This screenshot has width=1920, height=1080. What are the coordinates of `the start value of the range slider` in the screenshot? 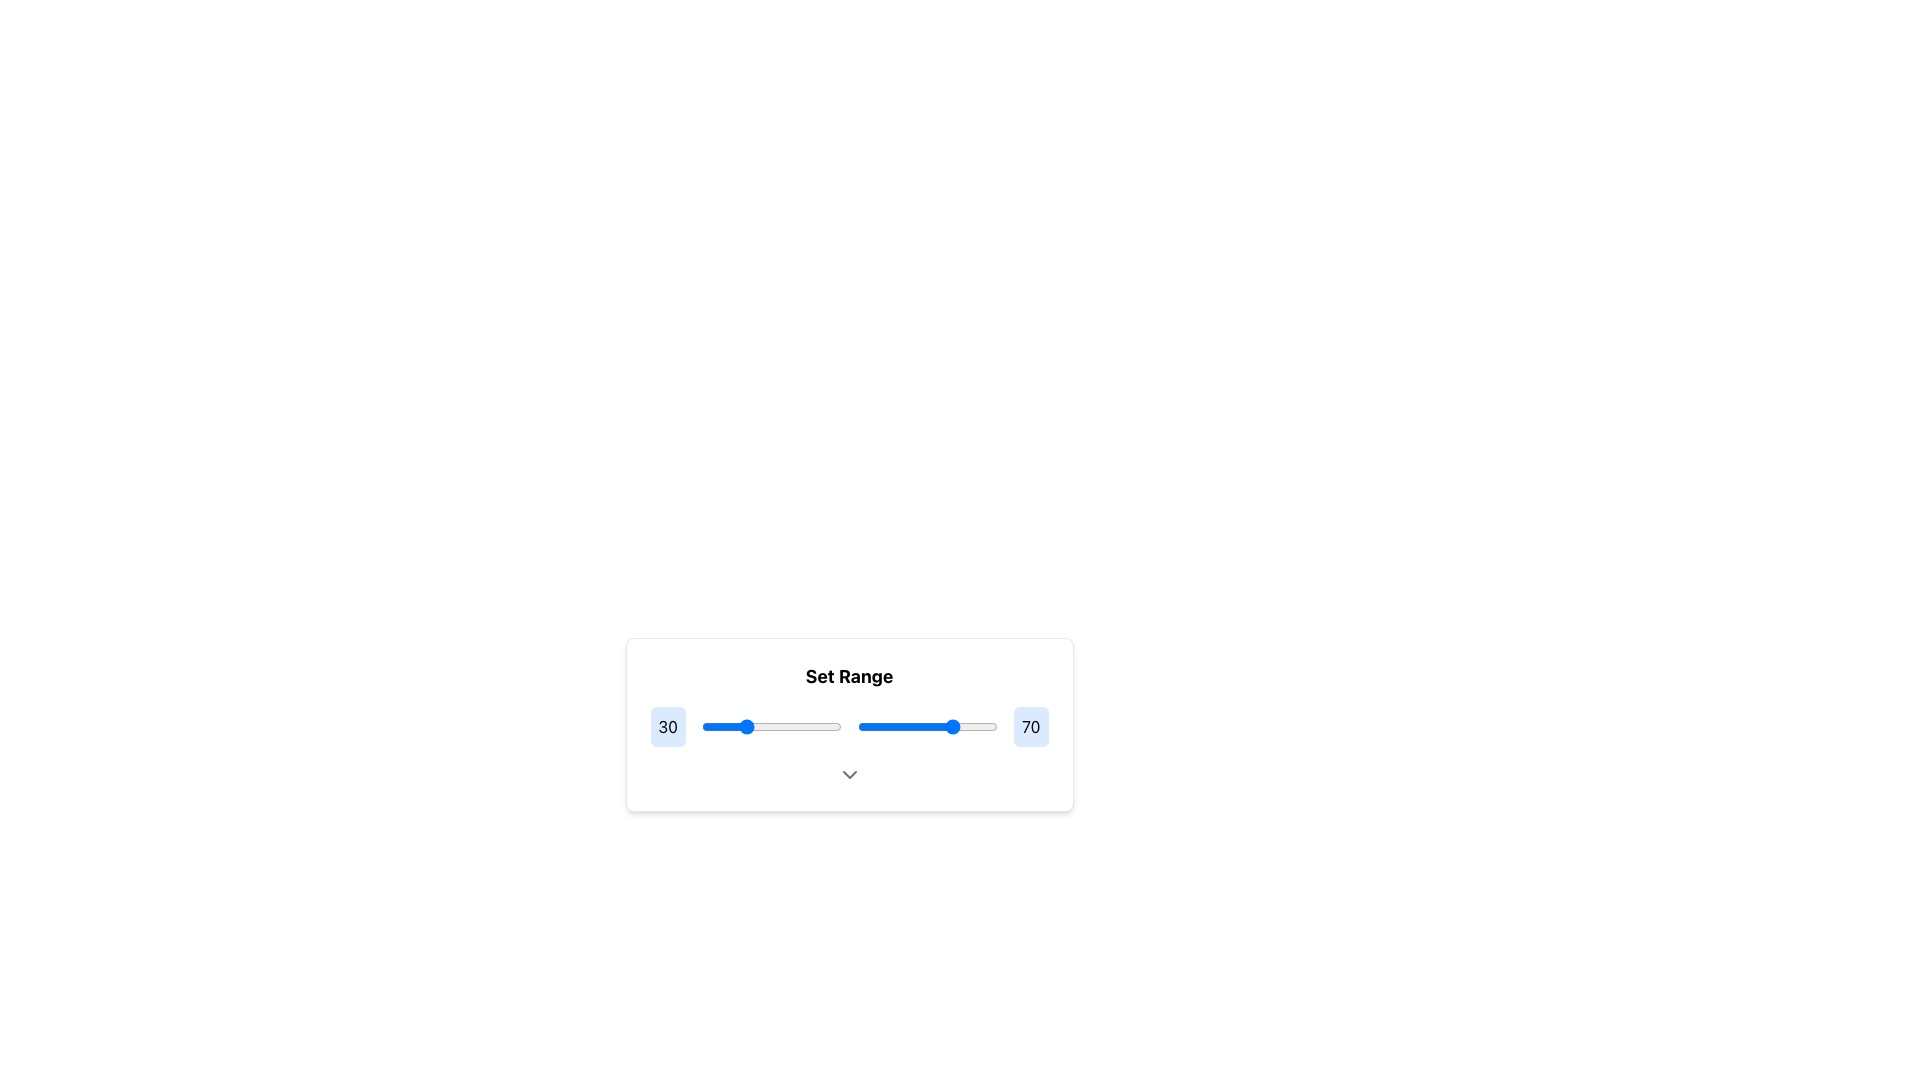 It's located at (711, 726).